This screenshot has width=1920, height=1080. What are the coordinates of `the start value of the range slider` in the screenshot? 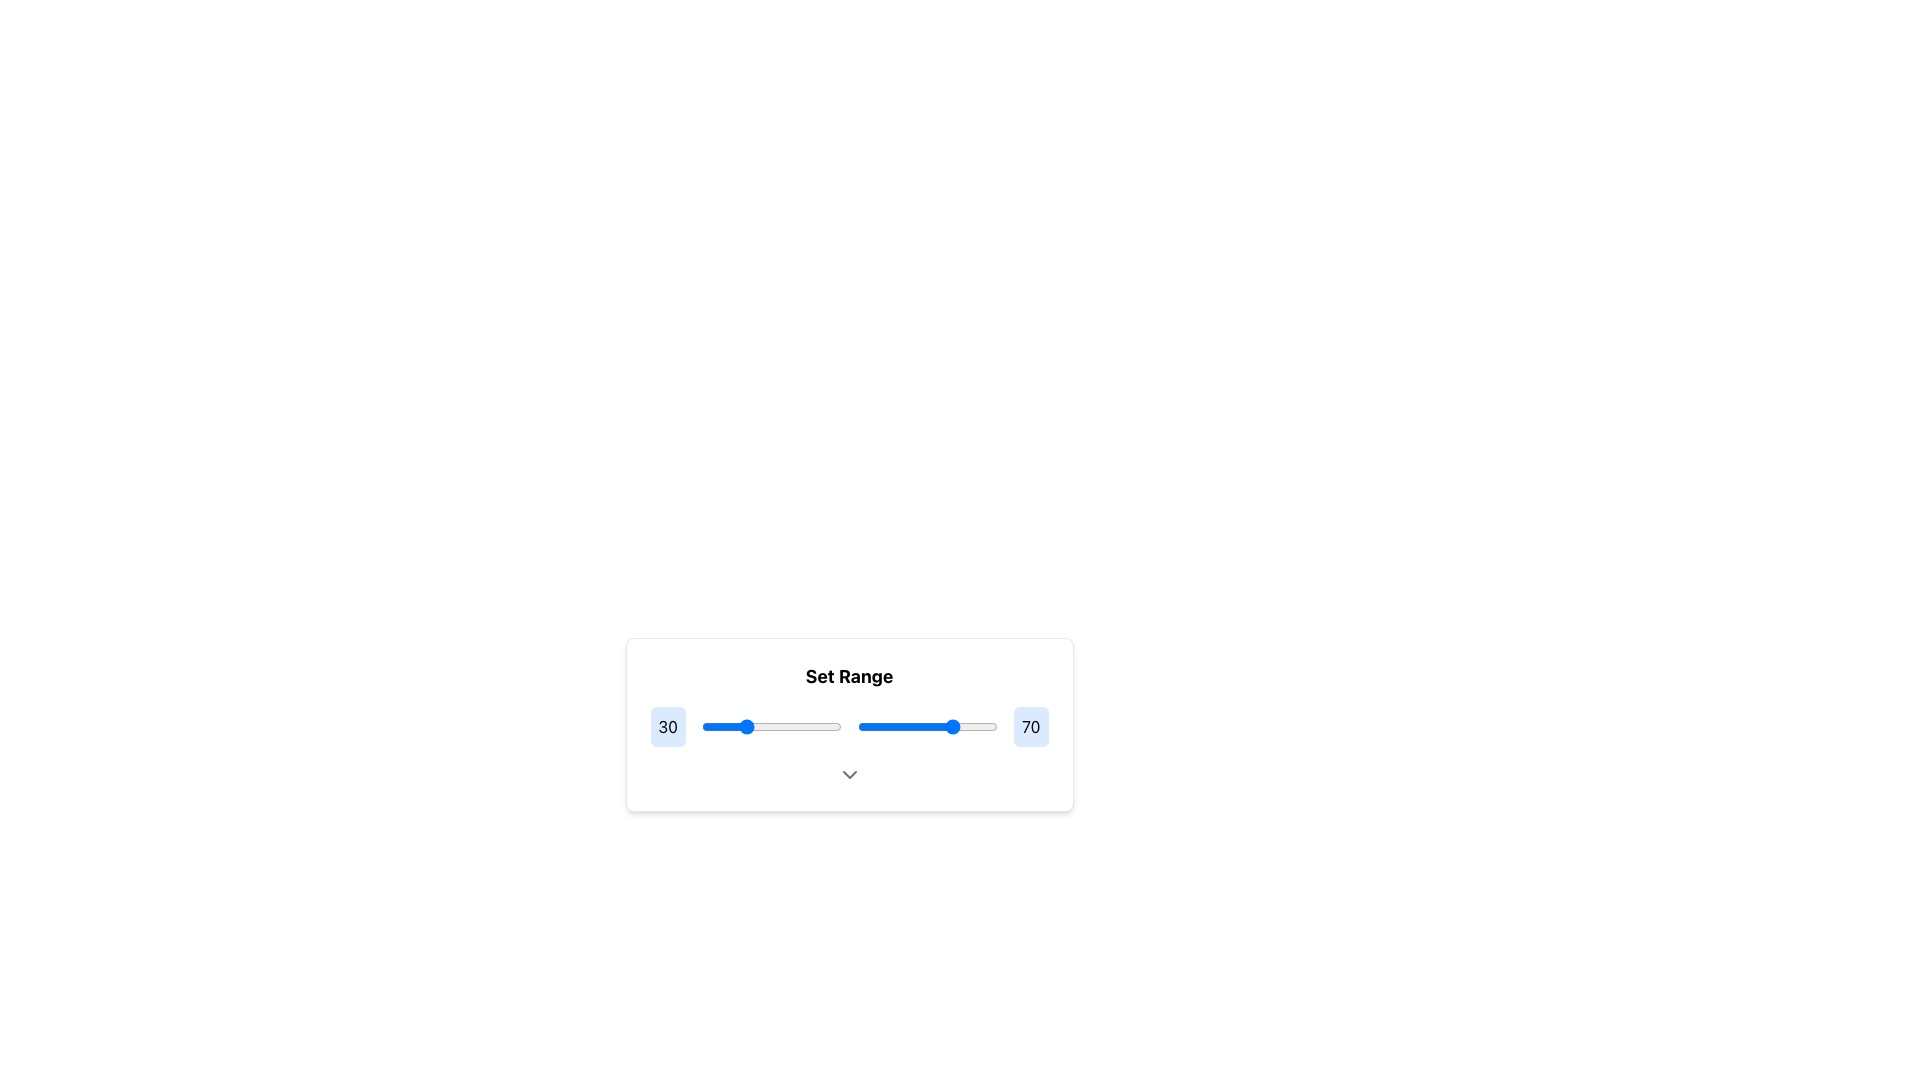 It's located at (711, 726).